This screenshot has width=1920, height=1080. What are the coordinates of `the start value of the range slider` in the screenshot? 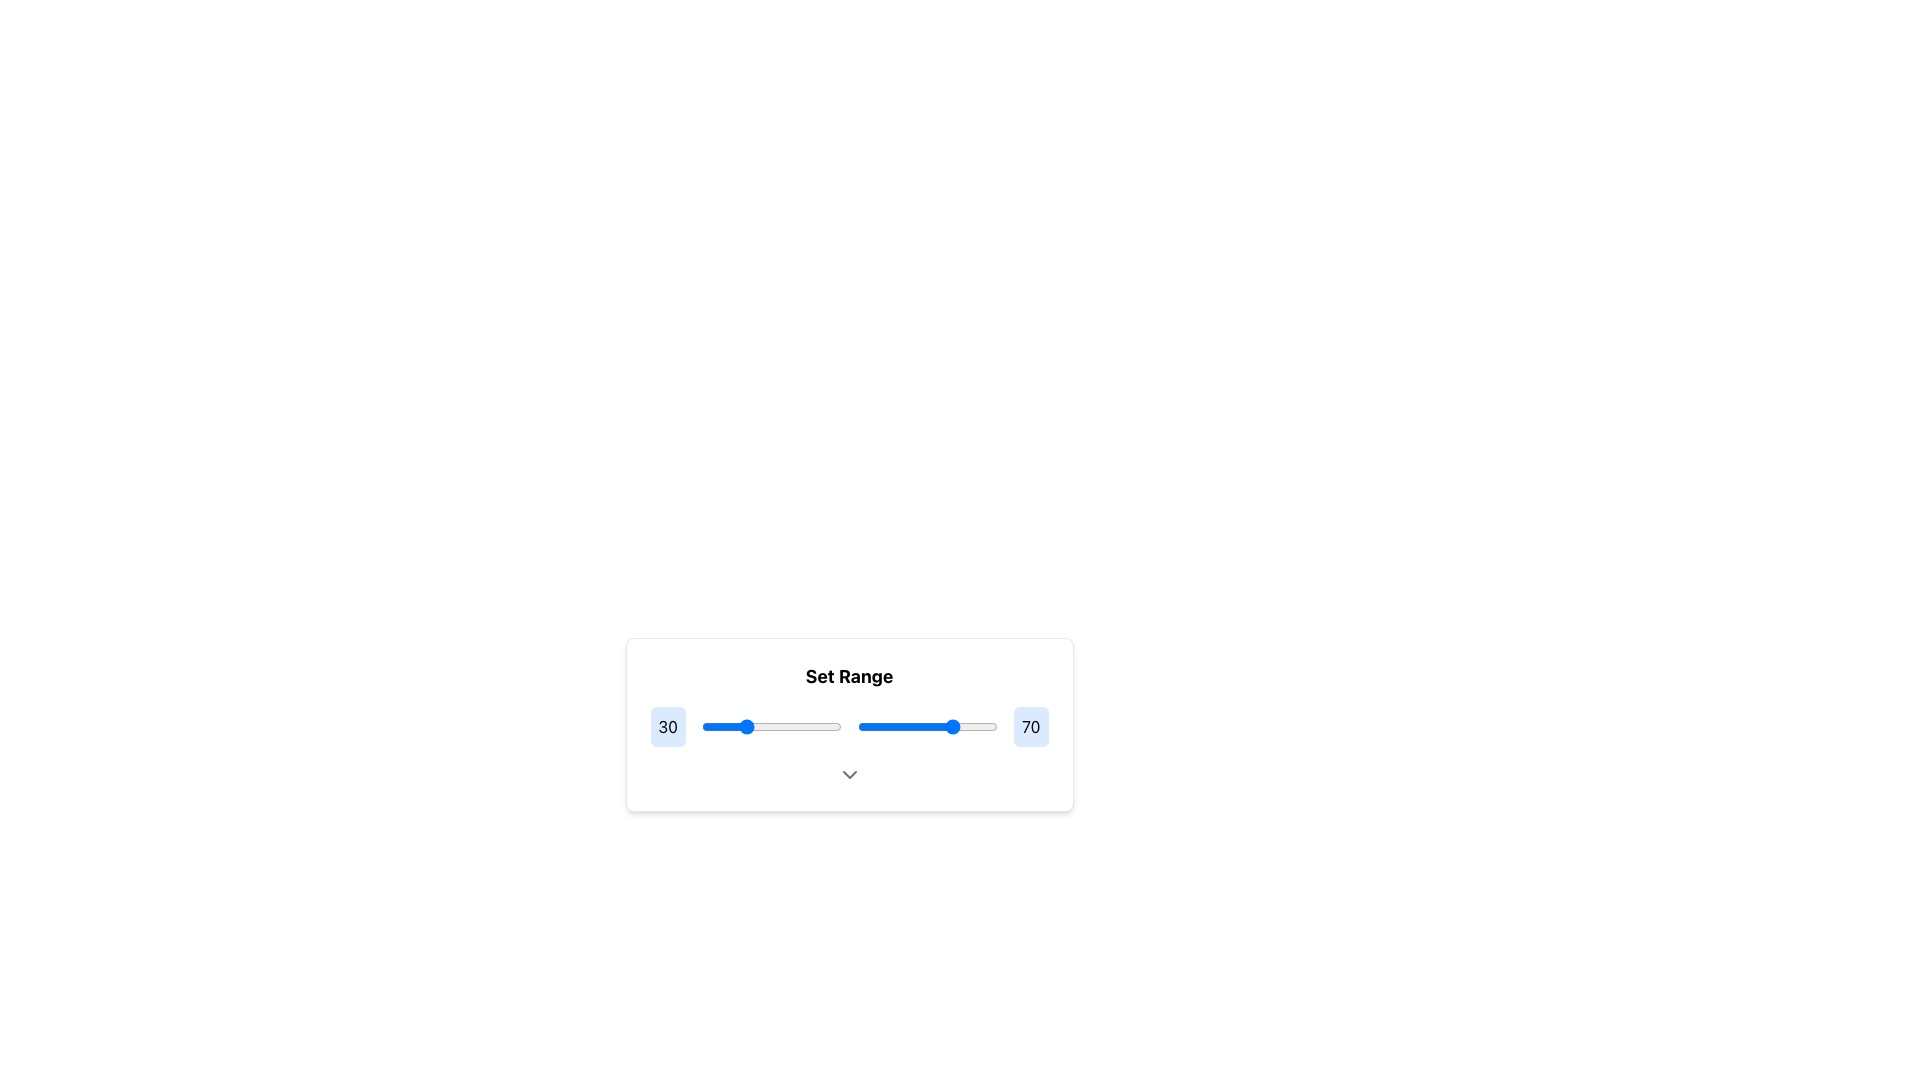 It's located at (711, 726).